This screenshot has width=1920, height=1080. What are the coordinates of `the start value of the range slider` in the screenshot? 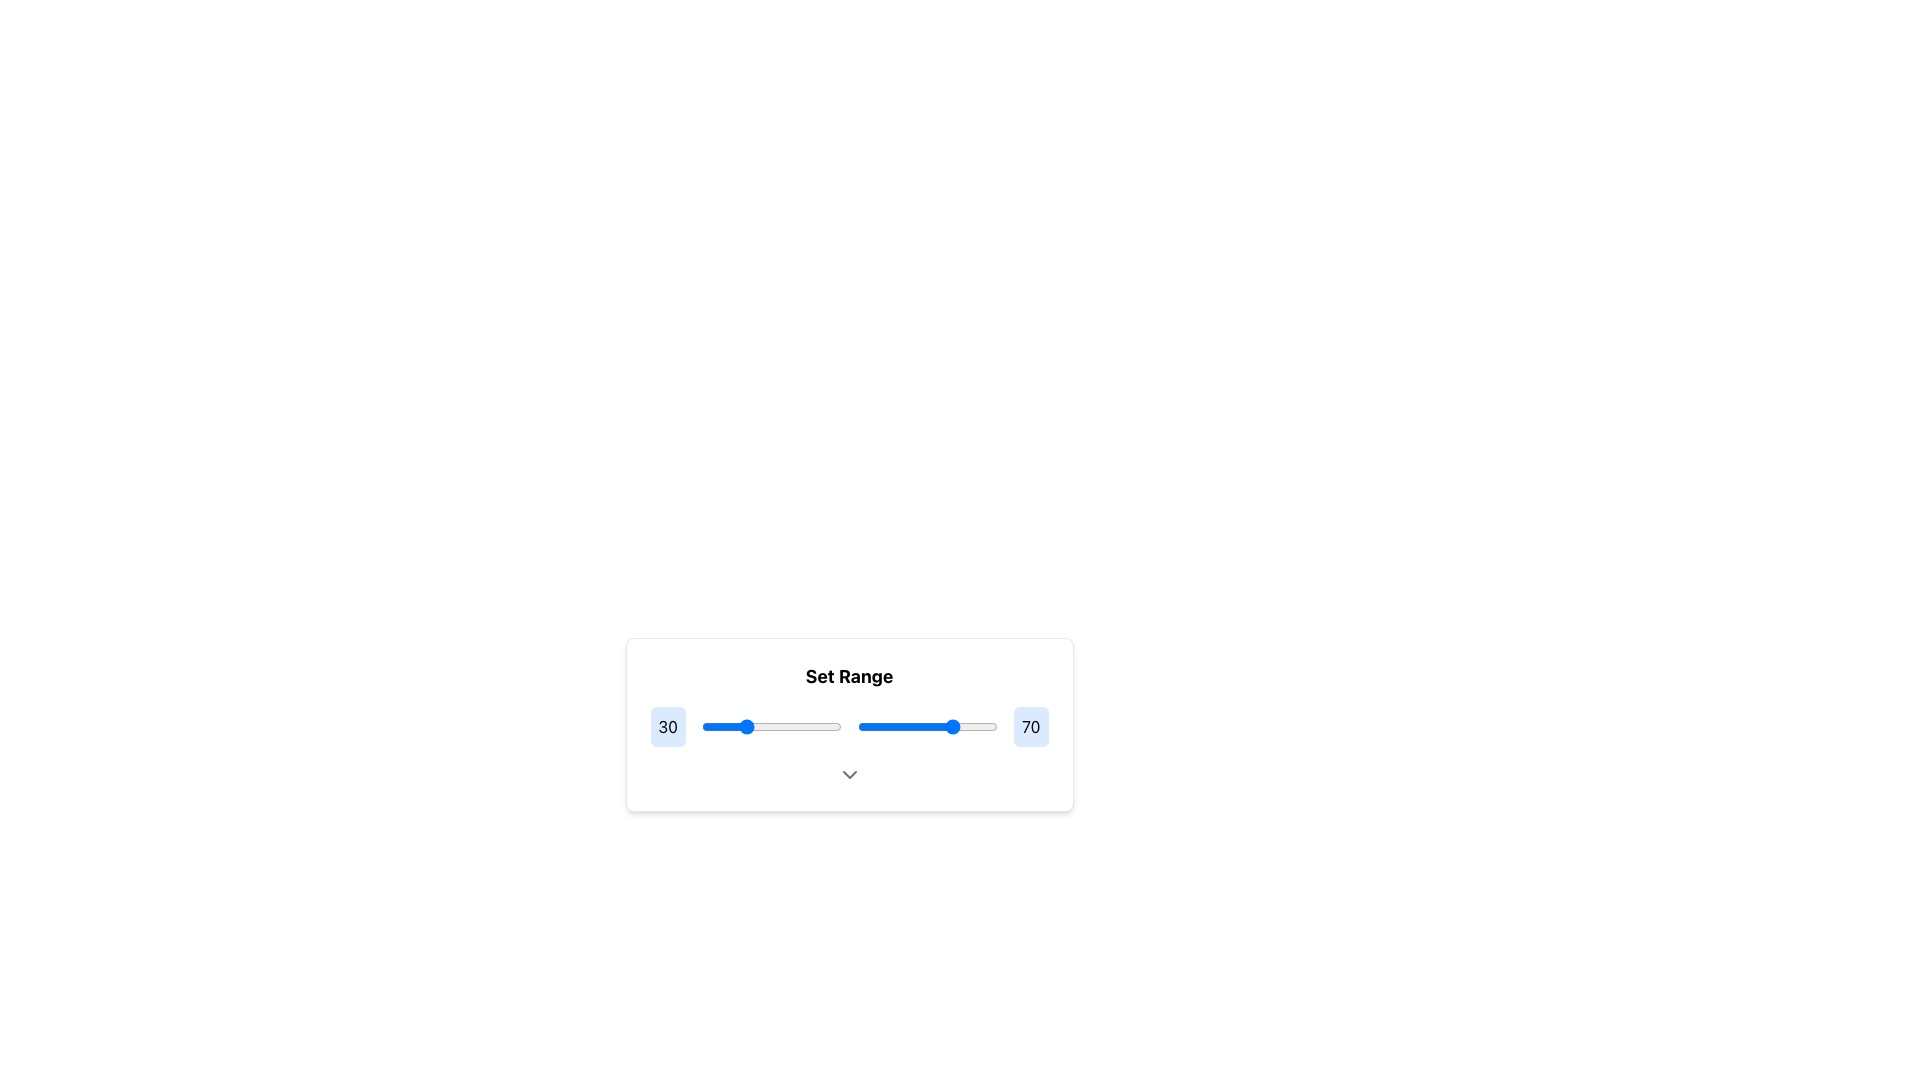 It's located at (711, 726).